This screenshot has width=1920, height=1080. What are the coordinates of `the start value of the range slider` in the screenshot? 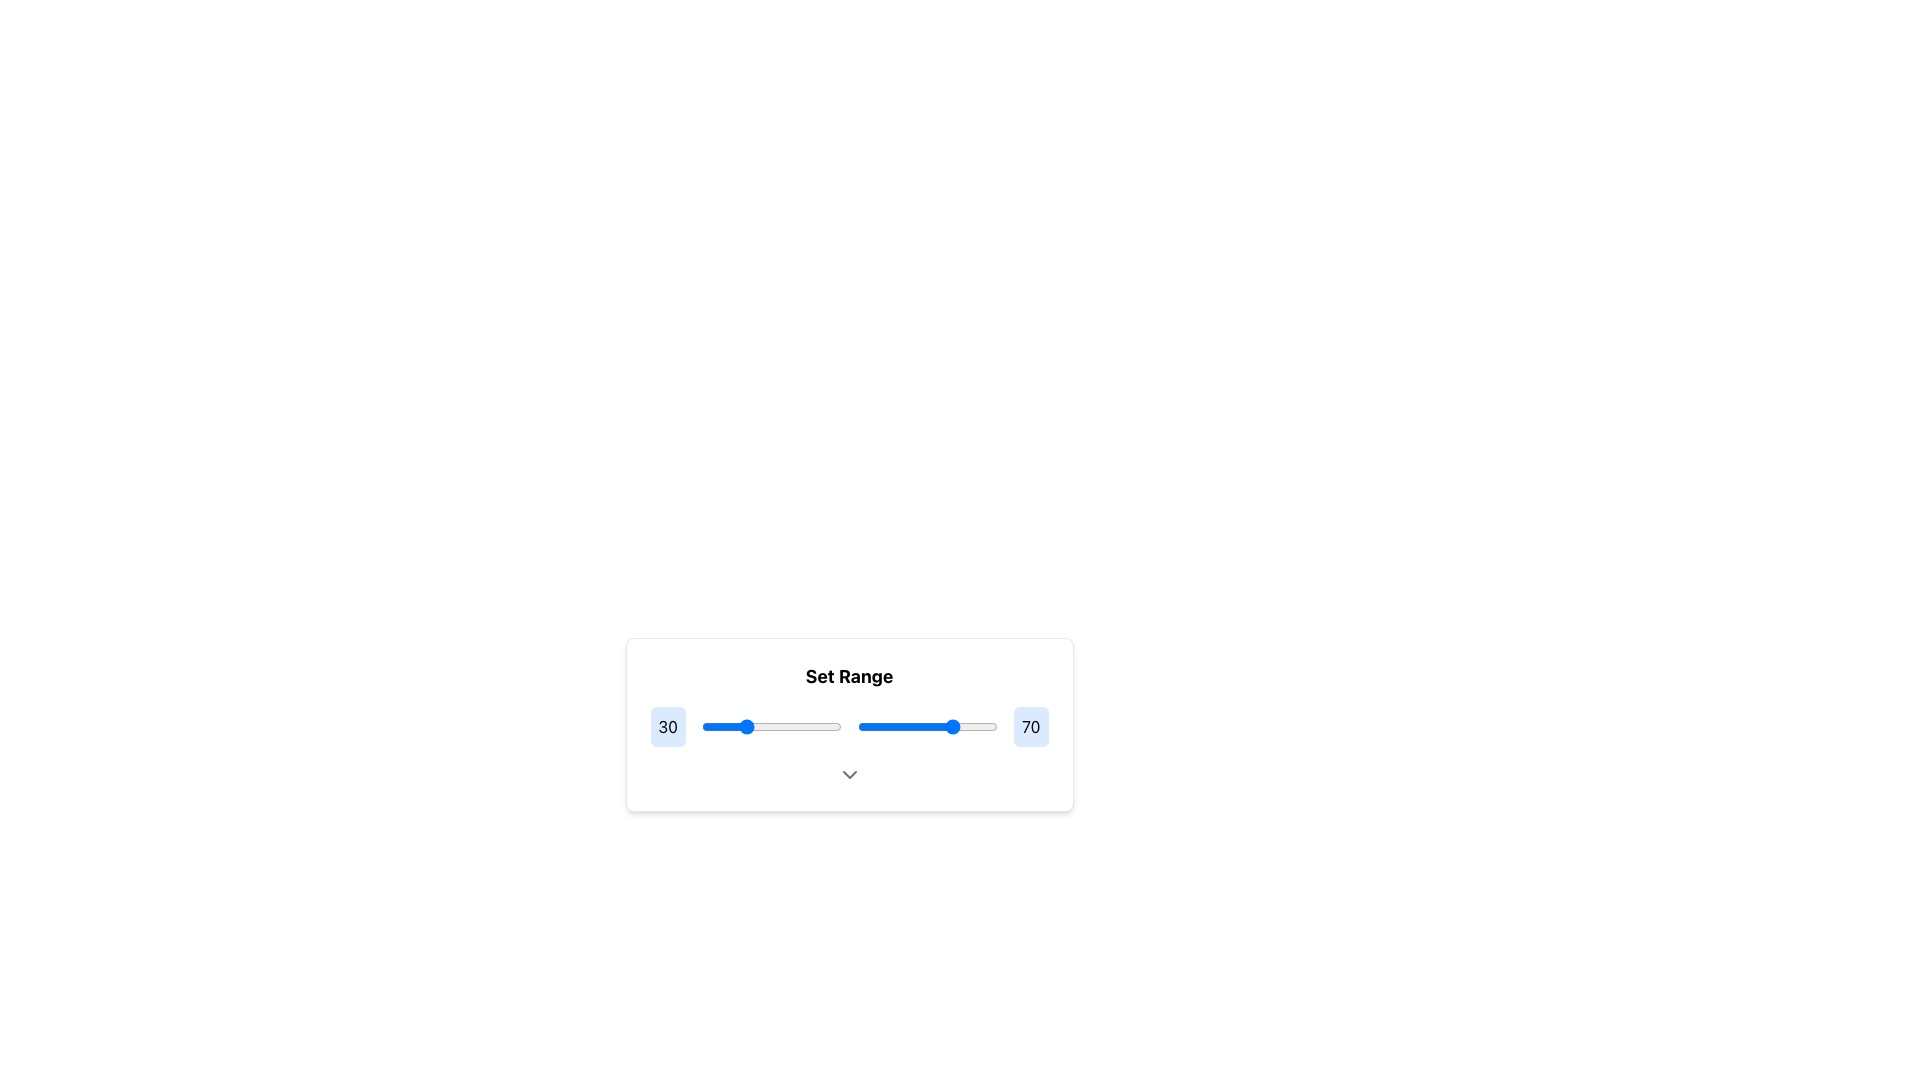 It's located at (711, 726).